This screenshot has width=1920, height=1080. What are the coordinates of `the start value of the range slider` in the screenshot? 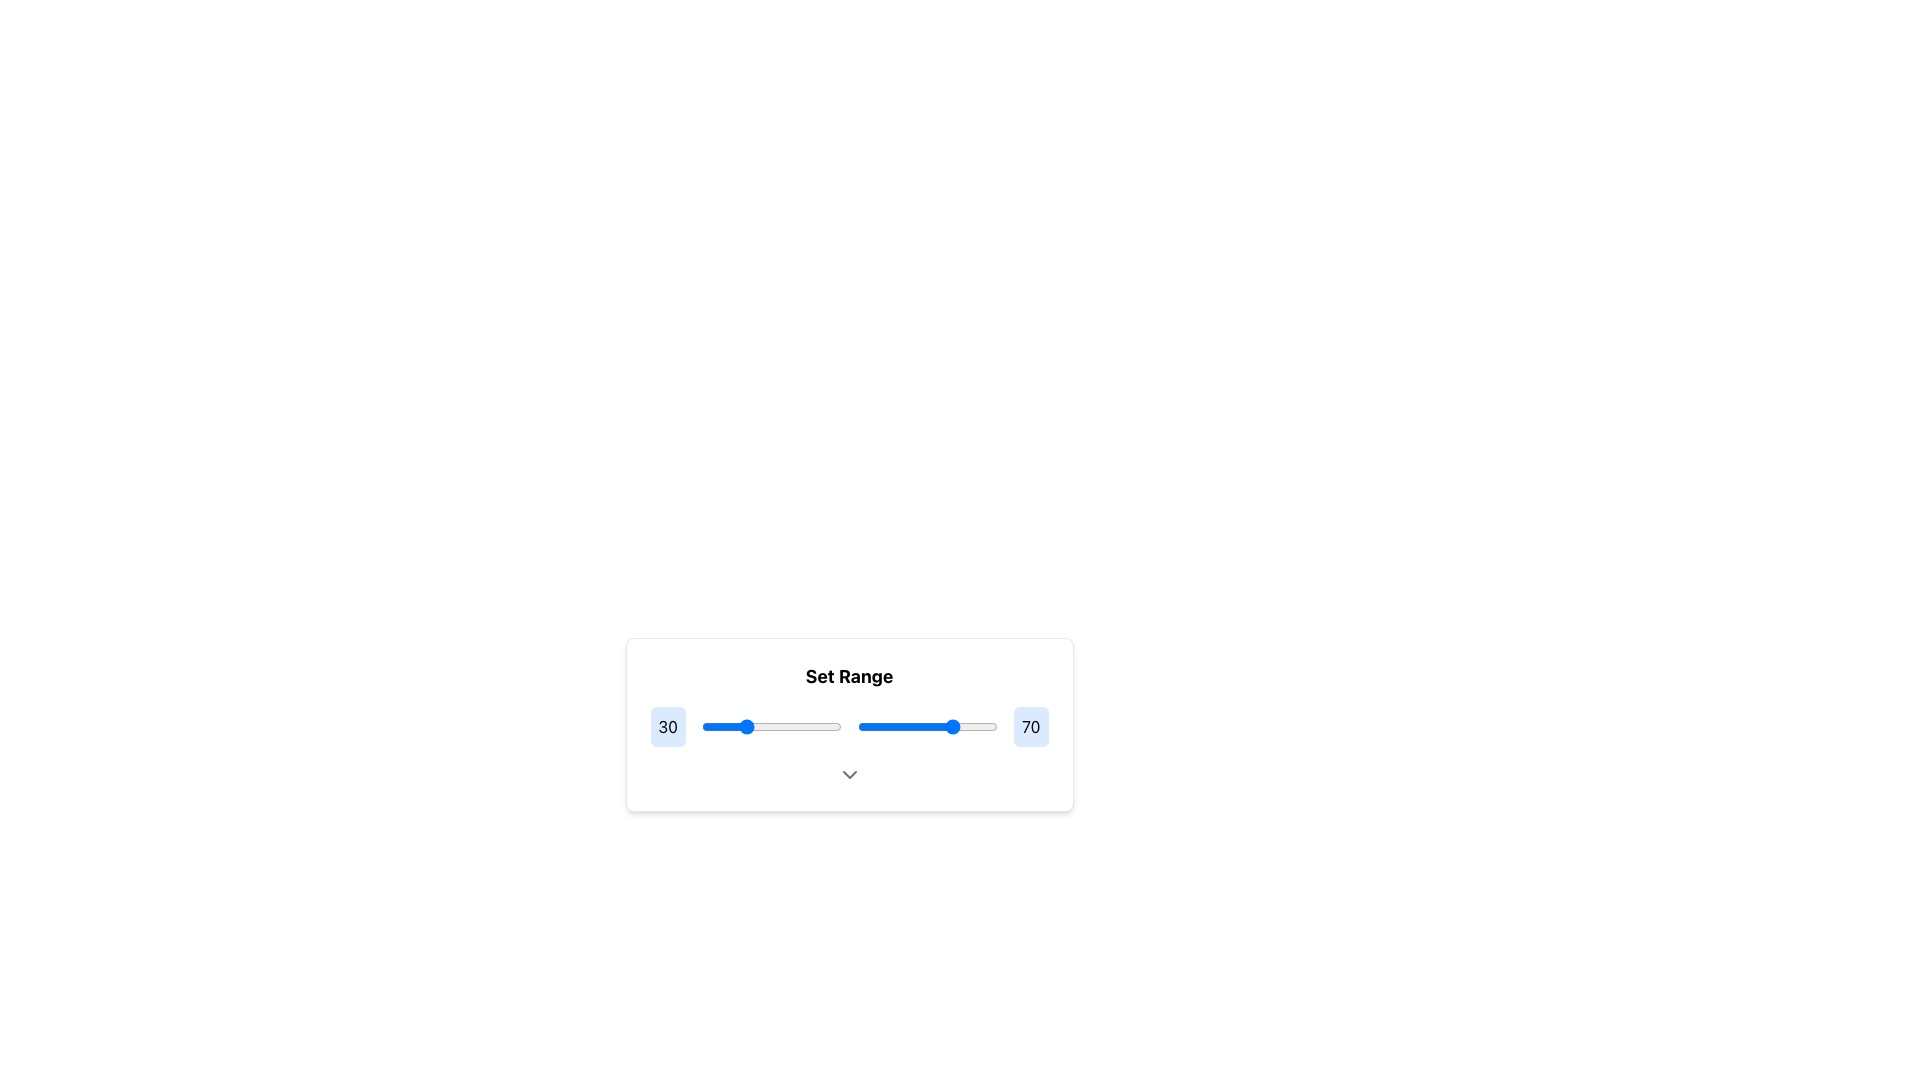 It's located at (711, 726).